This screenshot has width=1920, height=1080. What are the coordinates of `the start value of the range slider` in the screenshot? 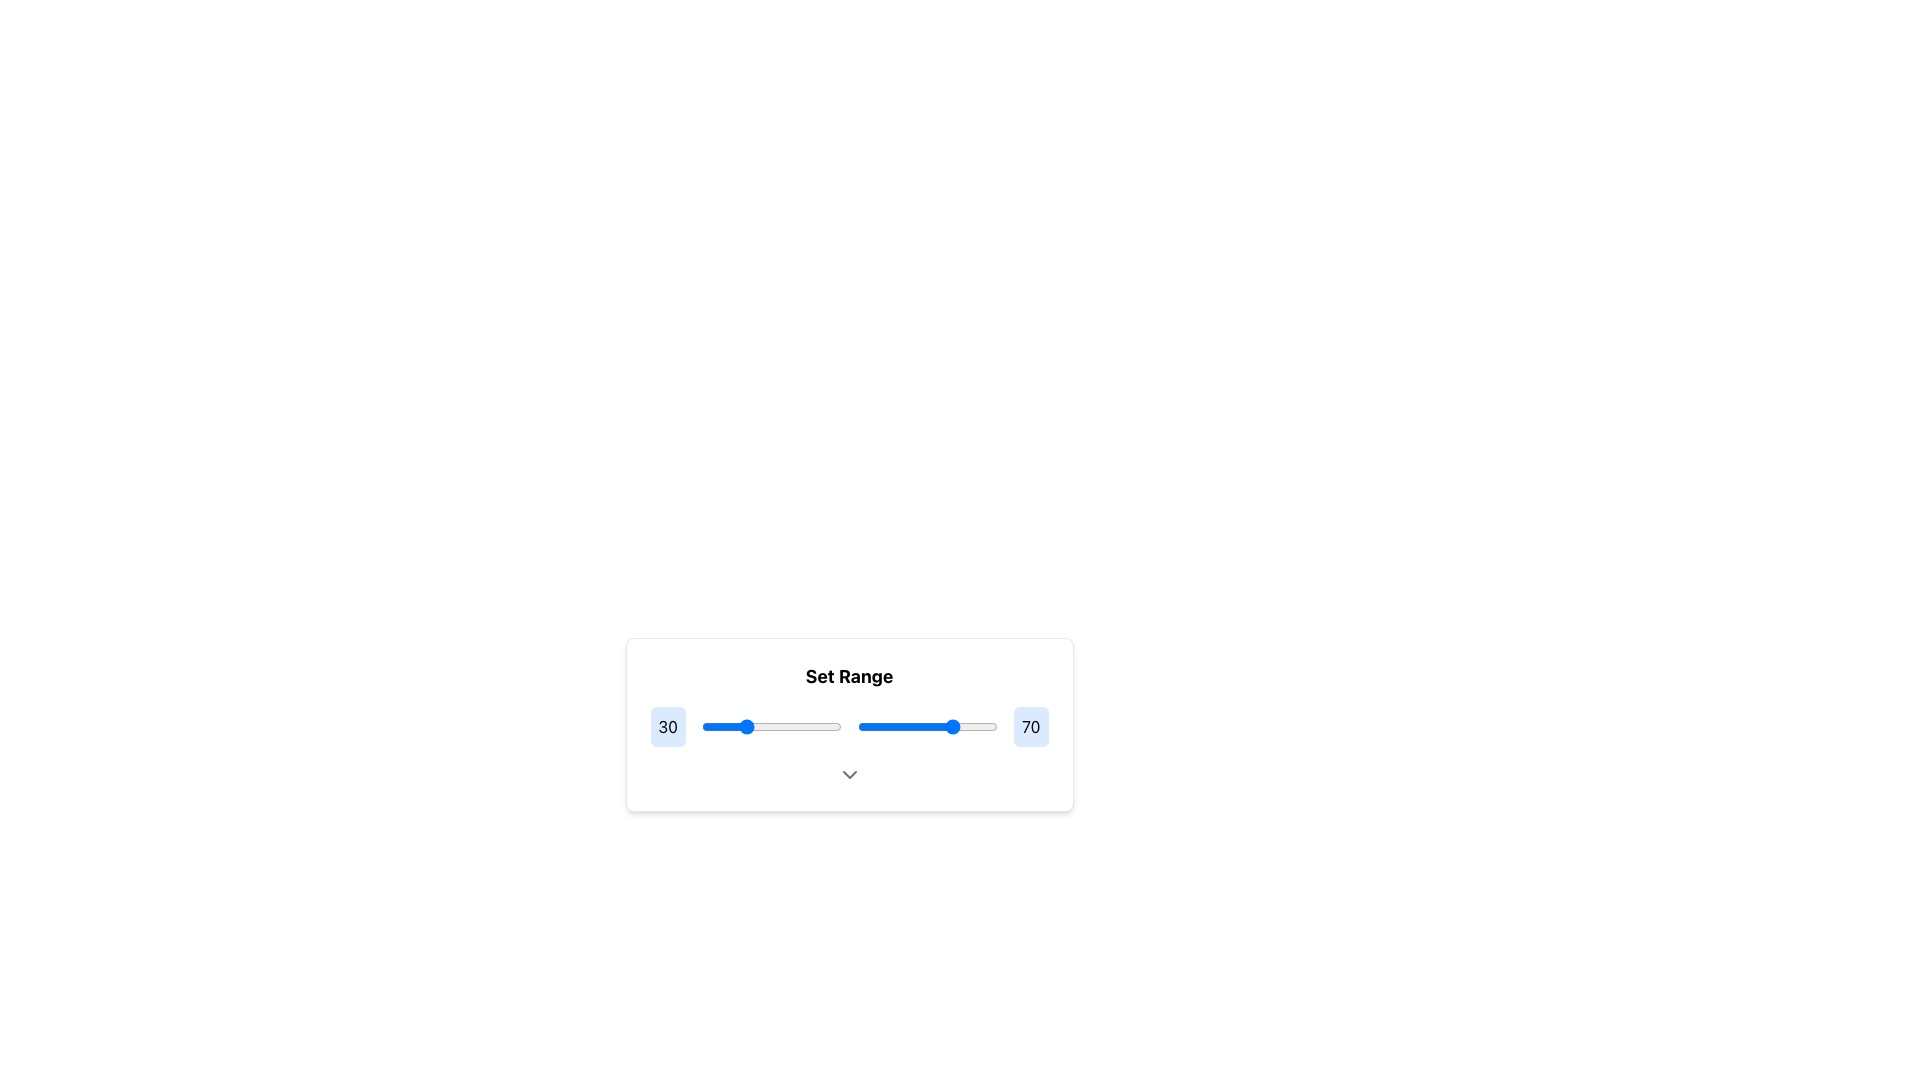 It's located at (711, 726).